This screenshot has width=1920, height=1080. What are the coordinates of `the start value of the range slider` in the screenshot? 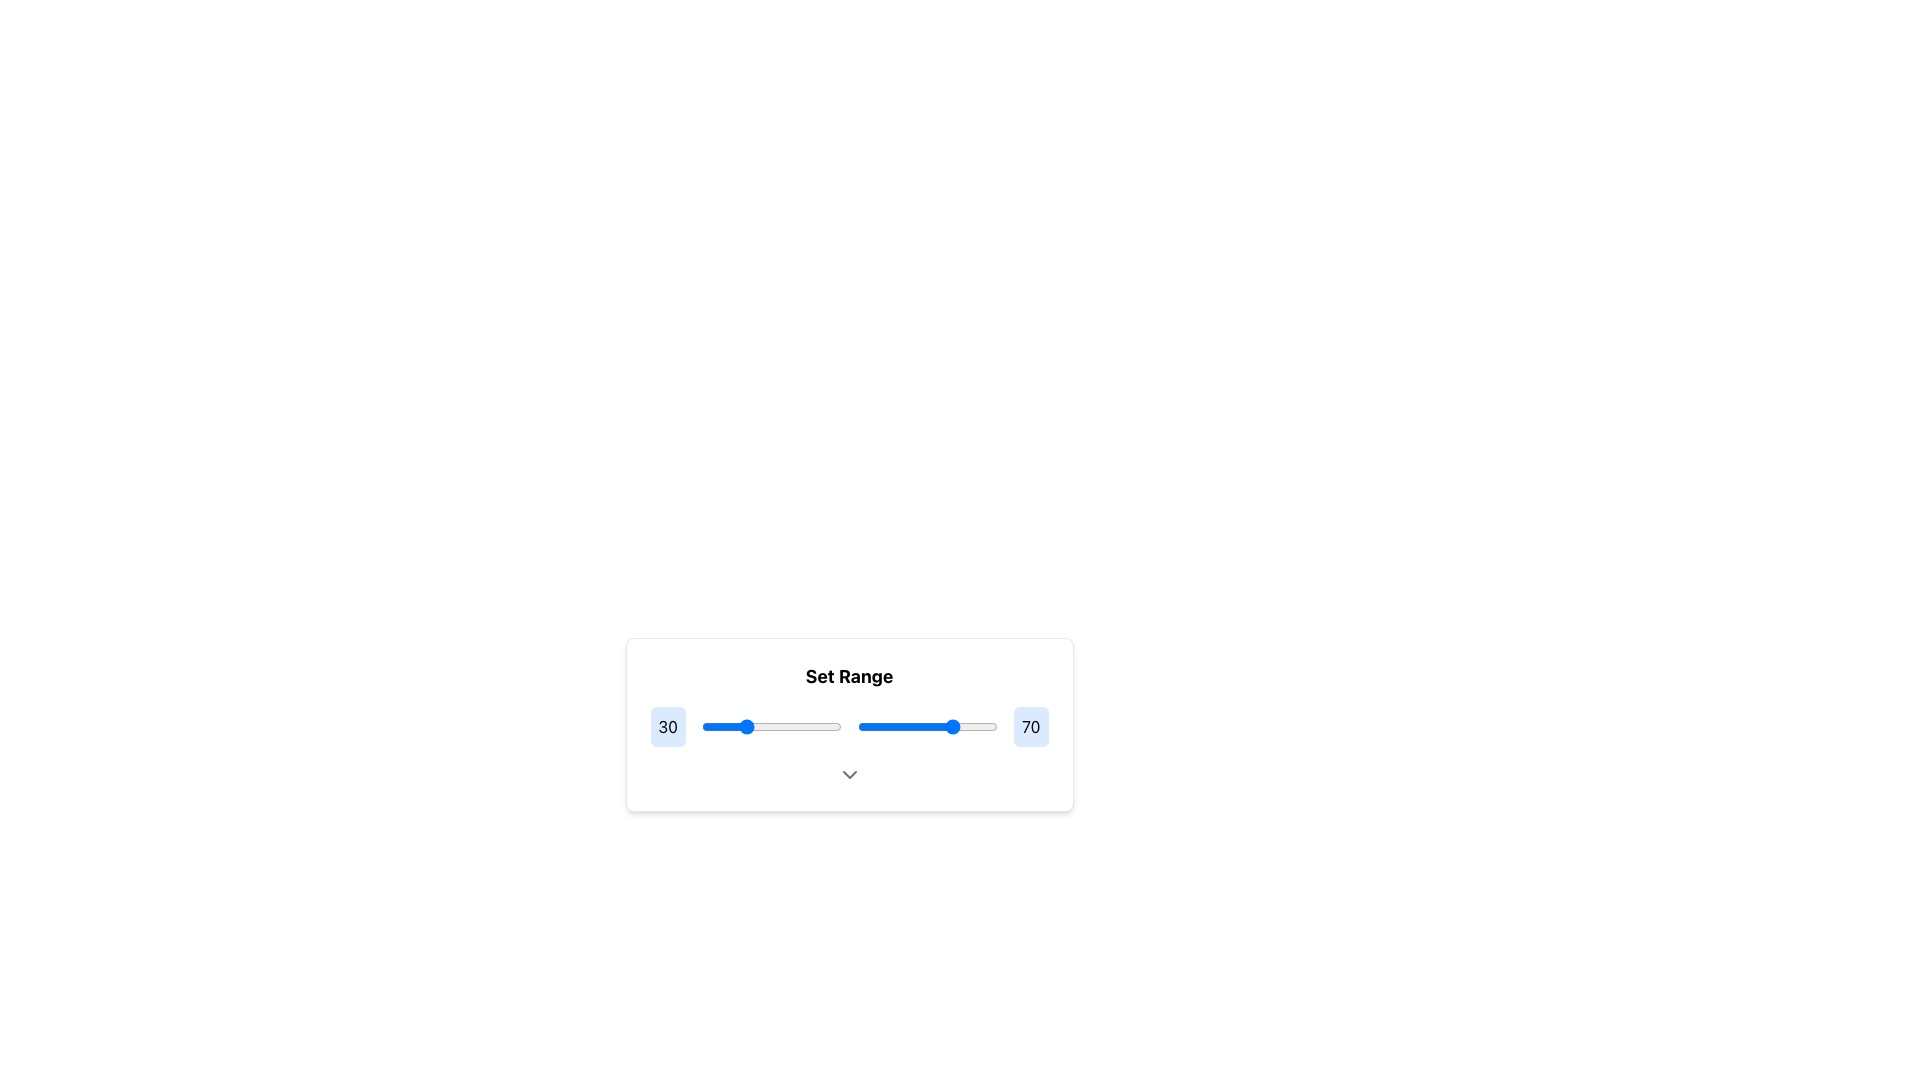 It's located at (711, 726).